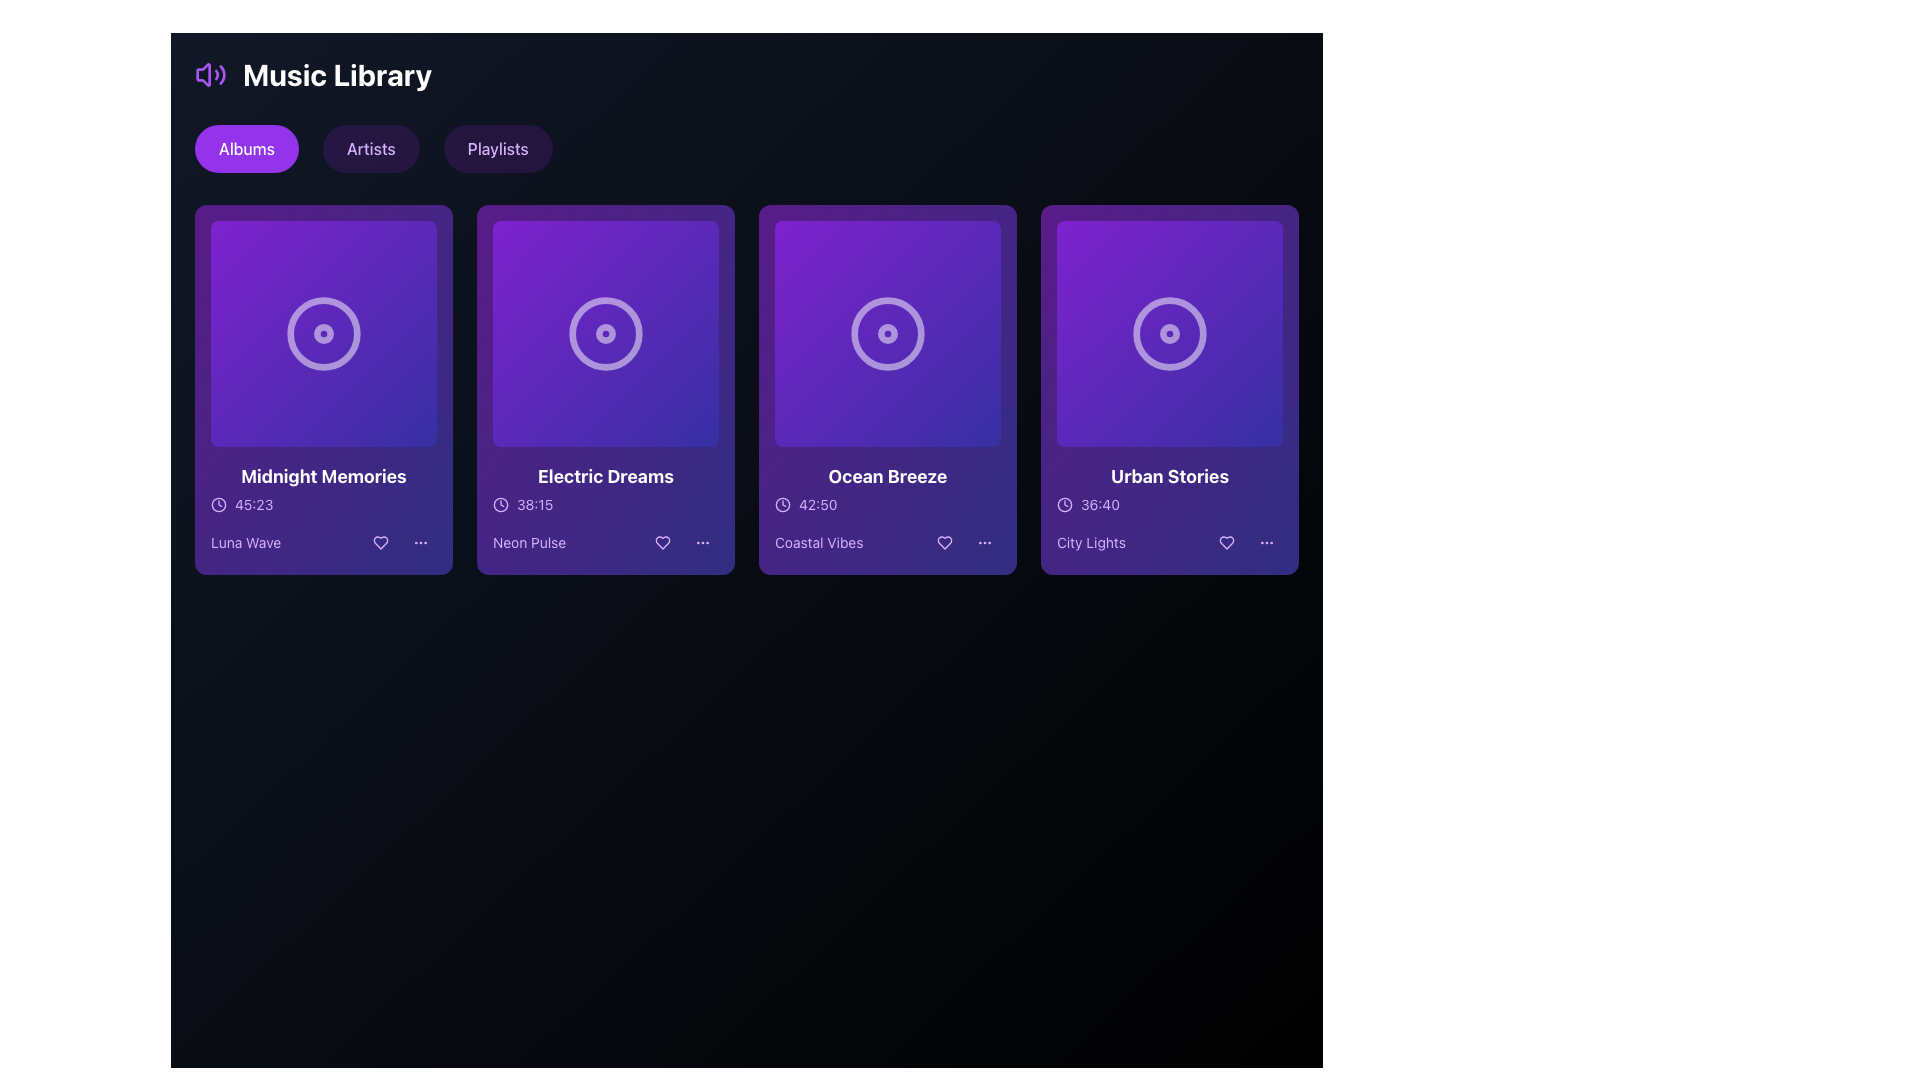 Image resolution: width=1920 pixels, height=1080 pixels. Describe the element at coordinates (984, 543) in the screenshot. I see `the circular purple button with three lighter purple dots in the options section of the 'Ocean Breeze' card` at that location.